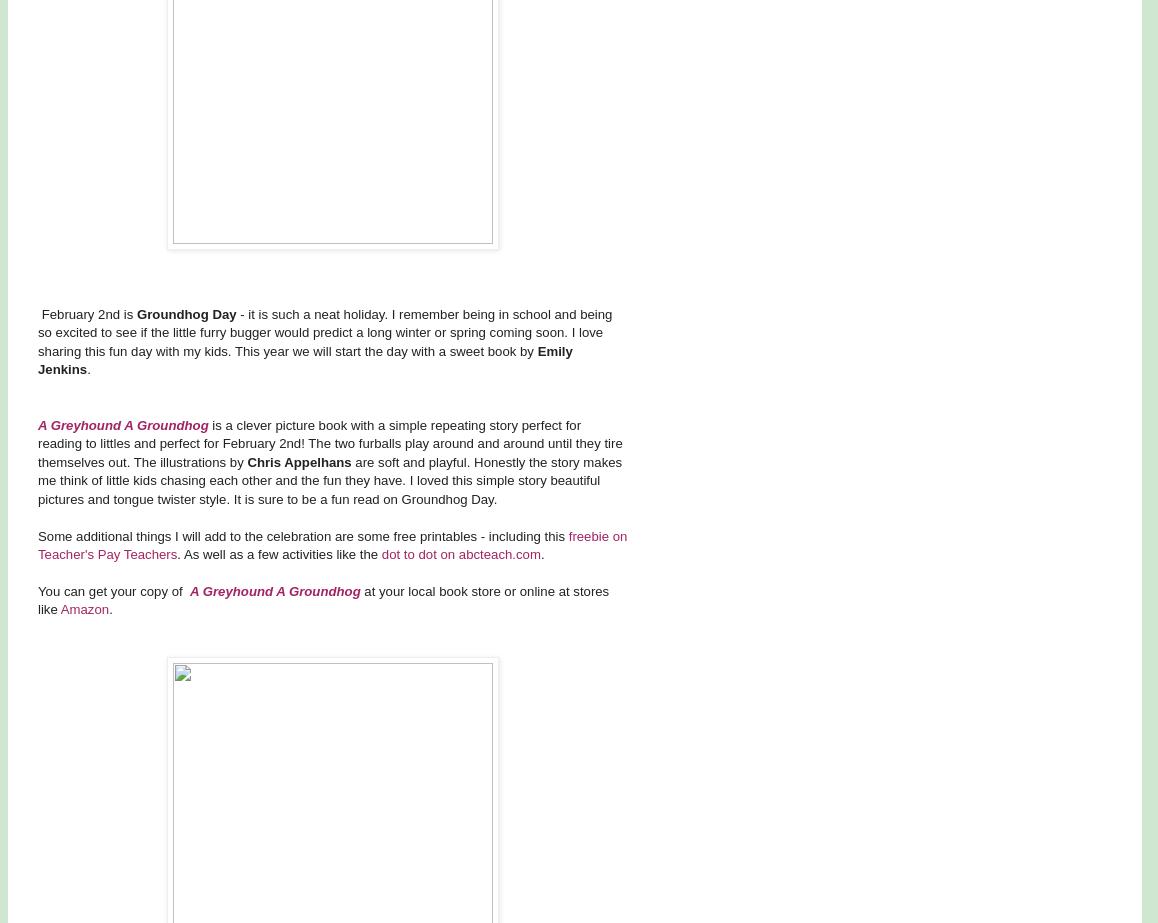 The height and width of the screenshot is (923, 1158). I want to click on '- it is such a neat holiday. I remember being in school and being so excited to see if the little furry bugger would predict a long winter or spring coming soon. I love sharing this fun day with my kids. This year we will start the day with a sweet book by', so click(325, 332).